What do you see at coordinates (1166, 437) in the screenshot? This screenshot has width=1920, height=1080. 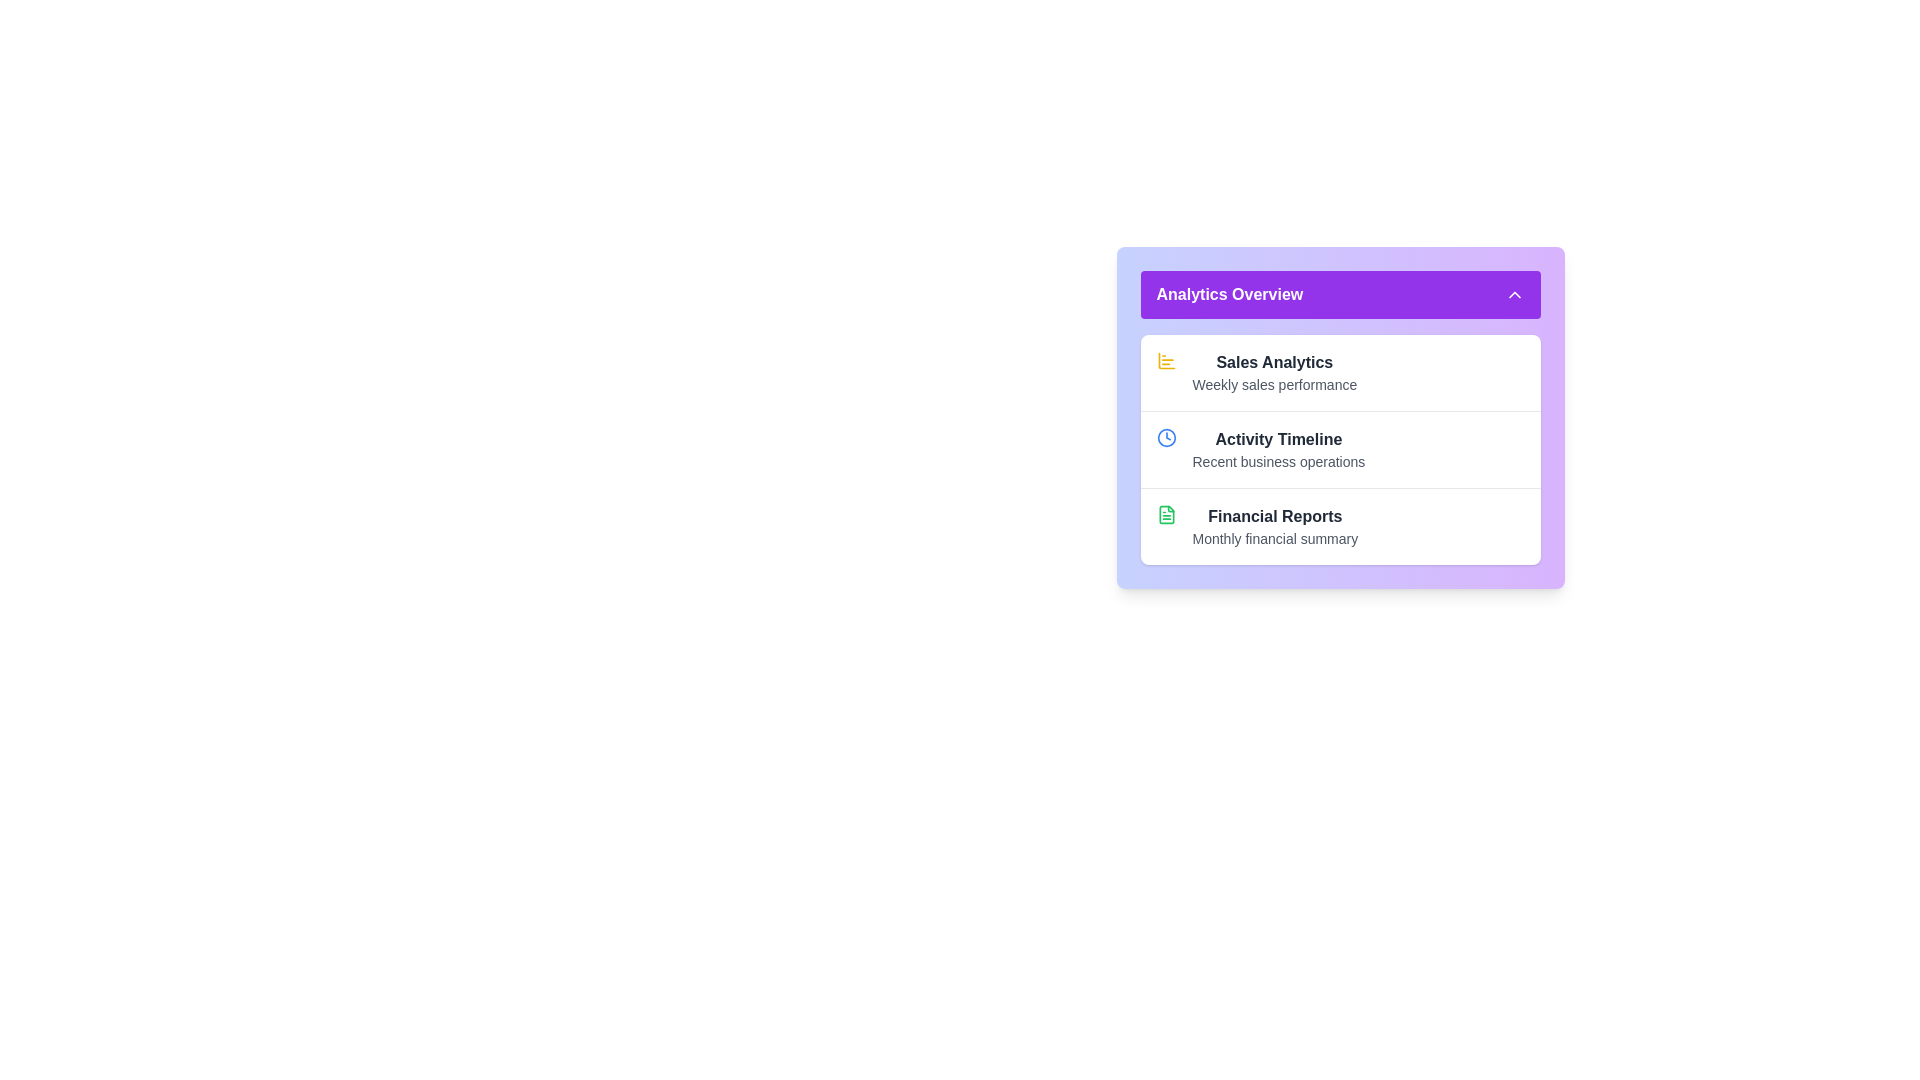 I see `the clock icon with a blue color and circular outline located in the 'Activity Timeline' section of the 'Analytics Overview' panel, positioned to the left of the 'Activity Timeline' text` at bounding box center [1166, 437].